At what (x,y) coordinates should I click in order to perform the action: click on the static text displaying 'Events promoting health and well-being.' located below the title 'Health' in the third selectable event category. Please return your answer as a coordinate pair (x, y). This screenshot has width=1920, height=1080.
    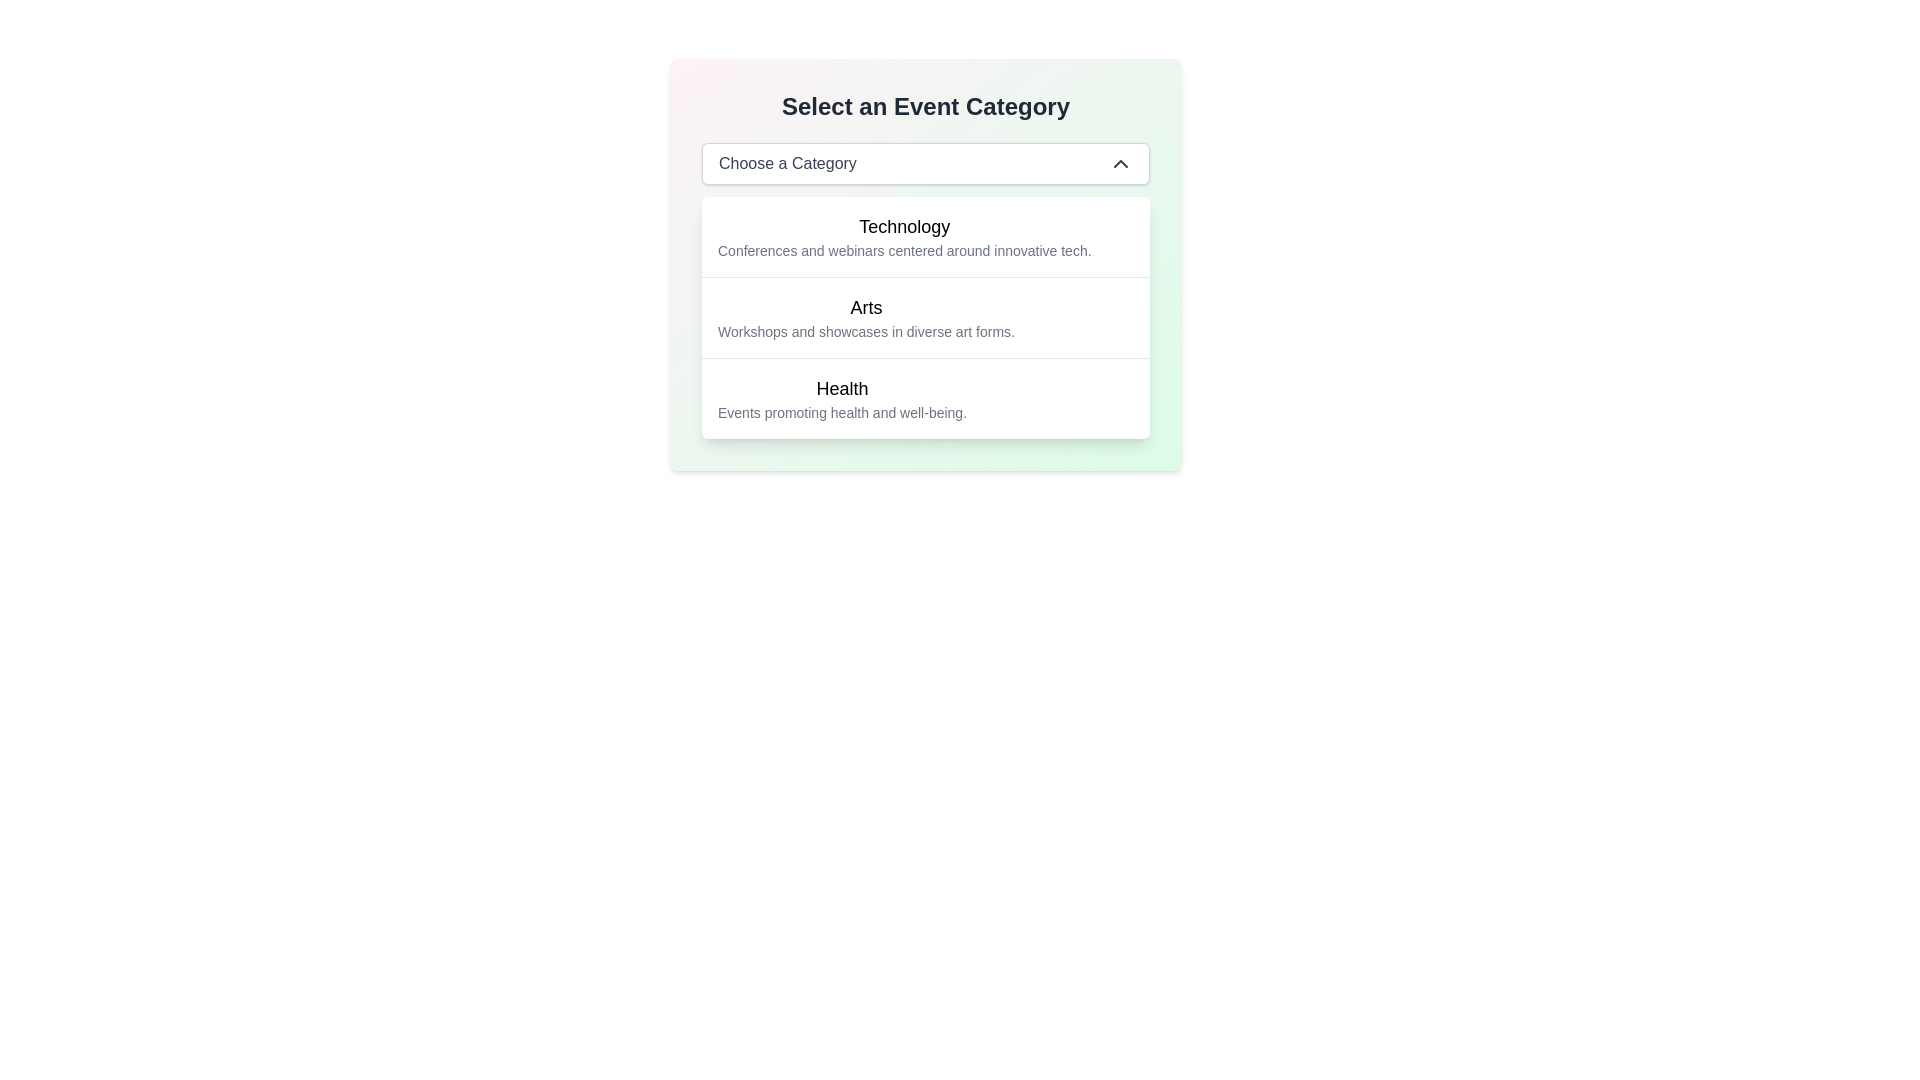
    Looking at the image, I should click on (842, 411).